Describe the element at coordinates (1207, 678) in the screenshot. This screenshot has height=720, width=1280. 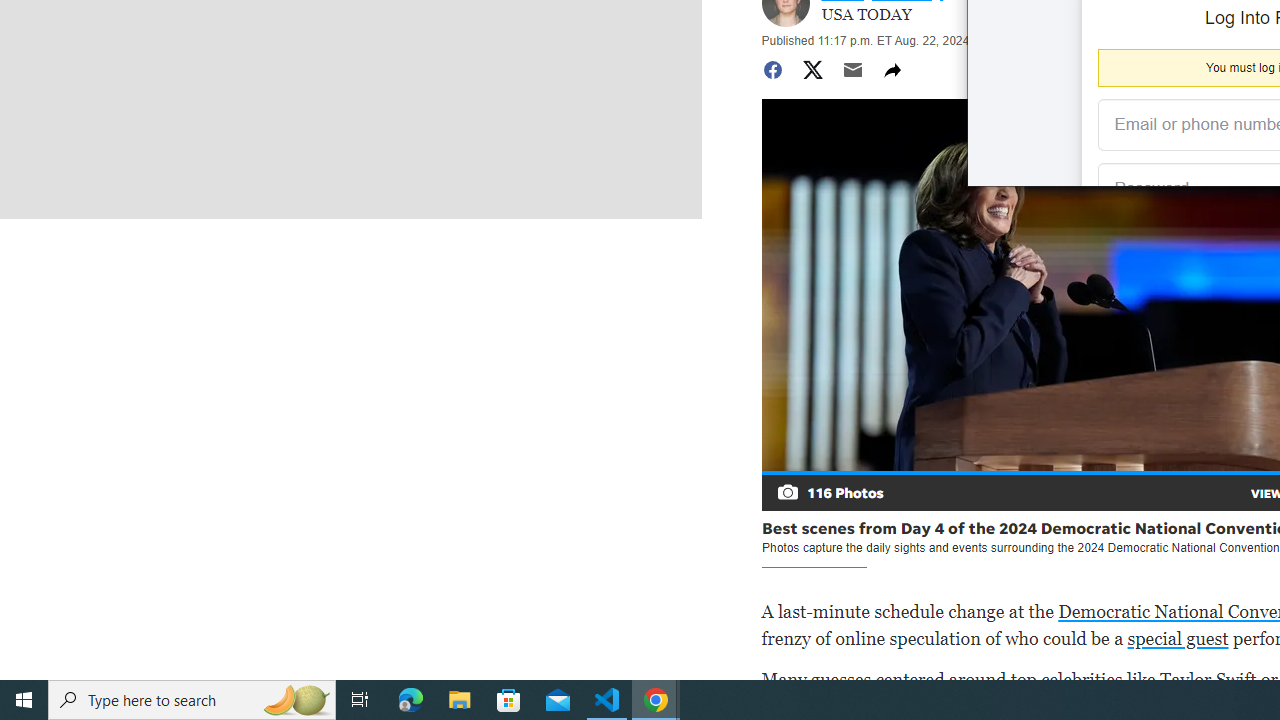
I see `'Taylor Swift'` at that location.